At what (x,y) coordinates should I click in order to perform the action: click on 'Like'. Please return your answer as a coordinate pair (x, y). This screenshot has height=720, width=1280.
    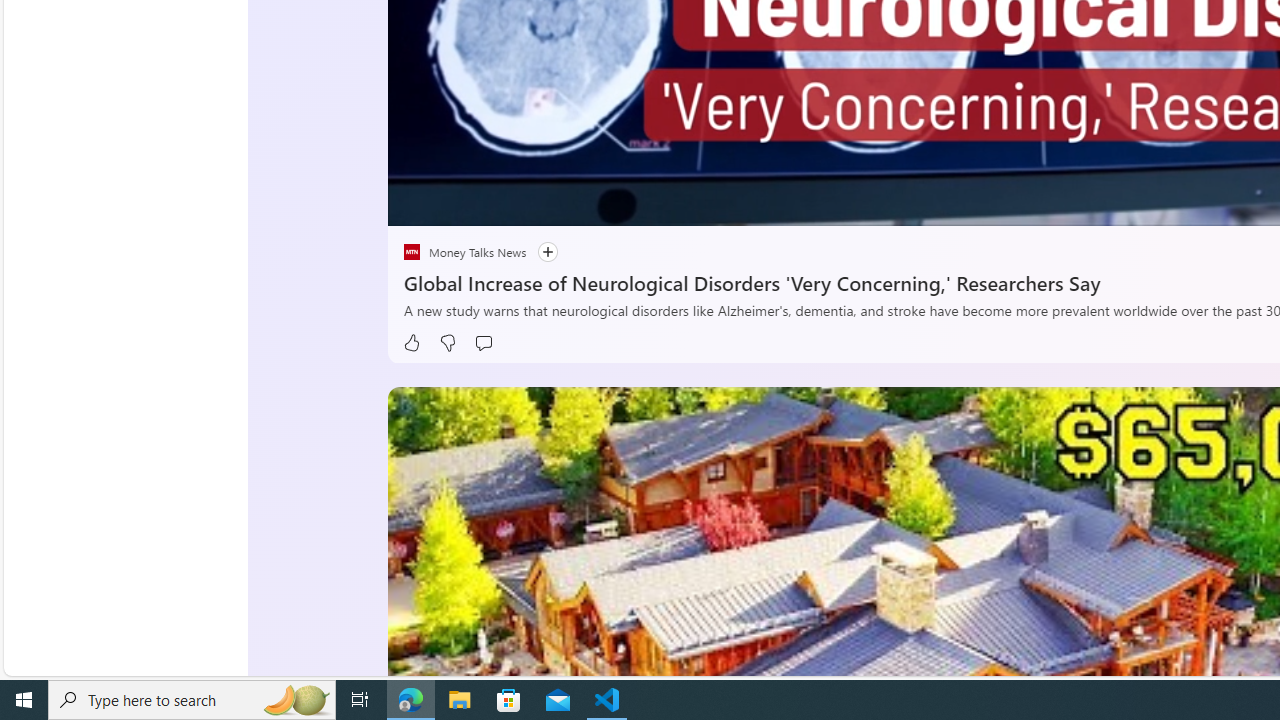
    Looking at the image, I should click on (411, 342).